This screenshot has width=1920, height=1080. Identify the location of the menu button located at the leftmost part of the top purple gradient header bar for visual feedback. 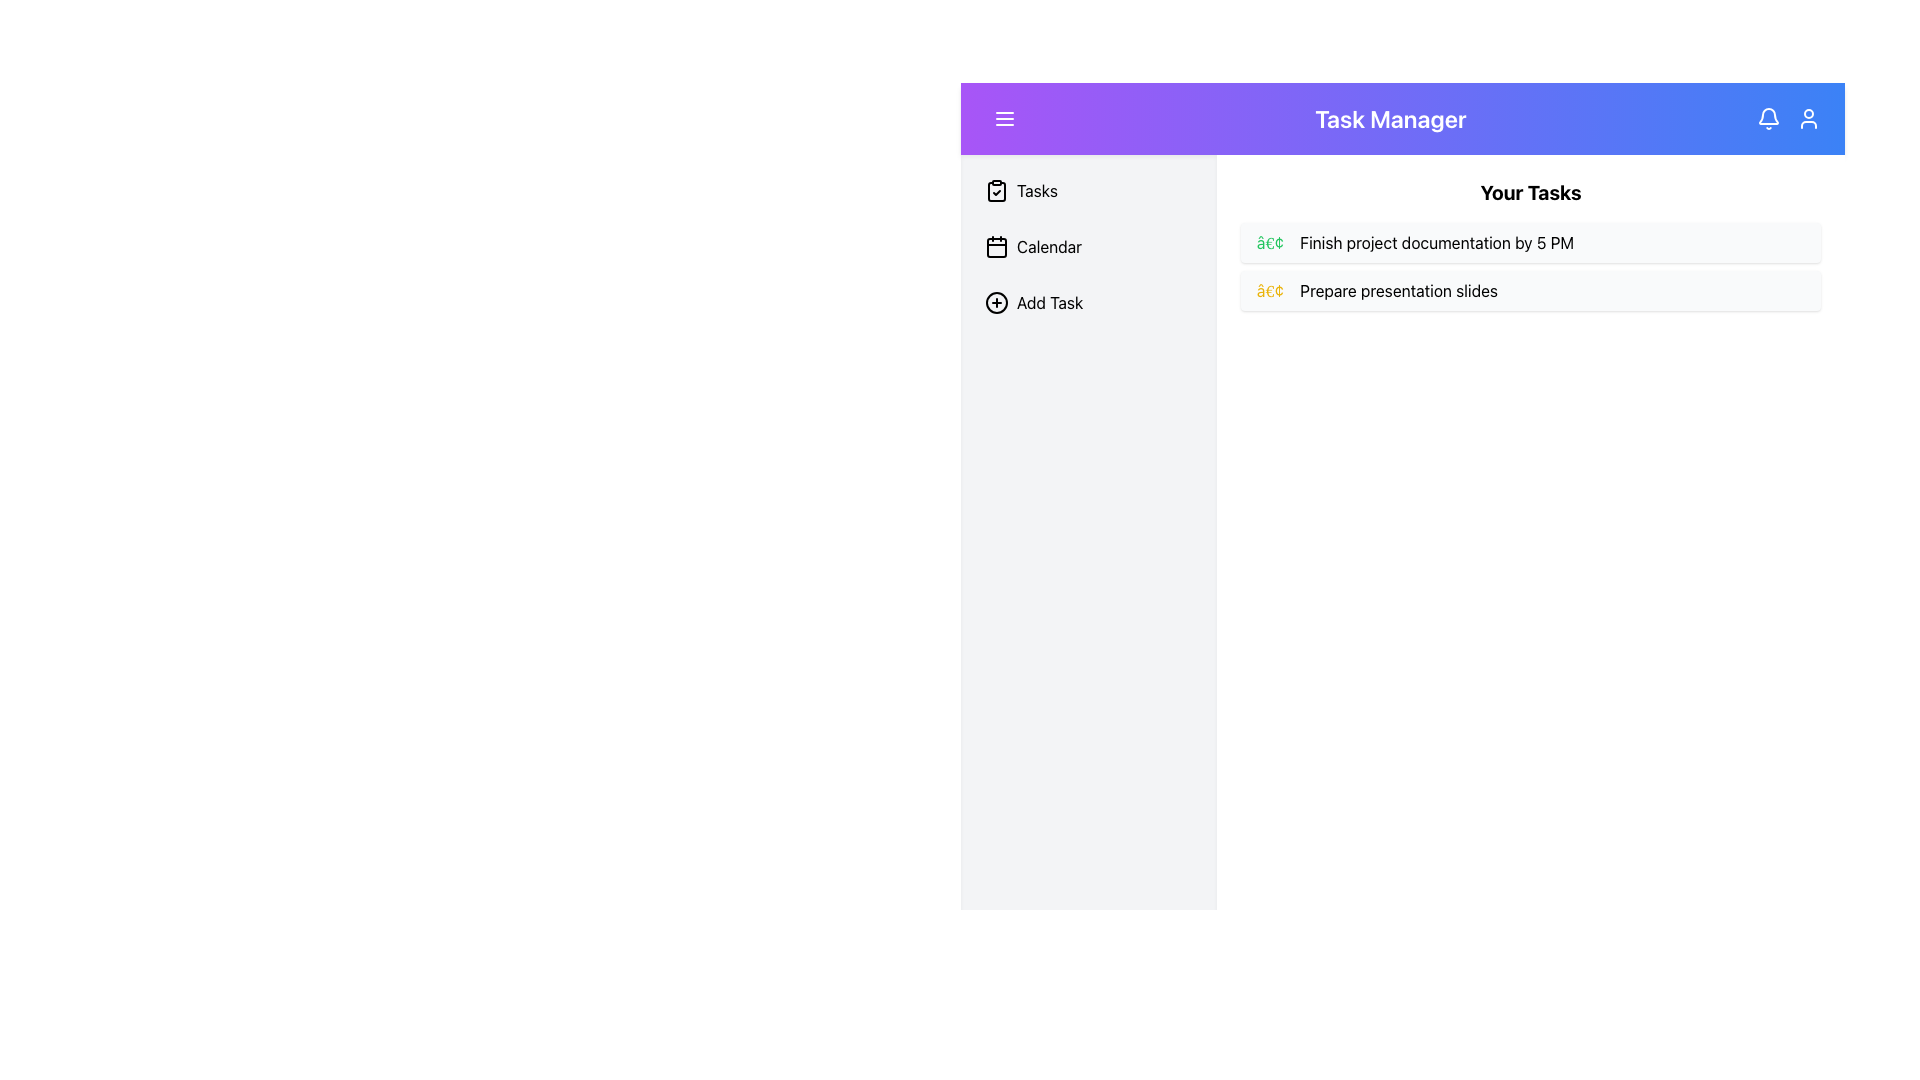
(1004, 119).